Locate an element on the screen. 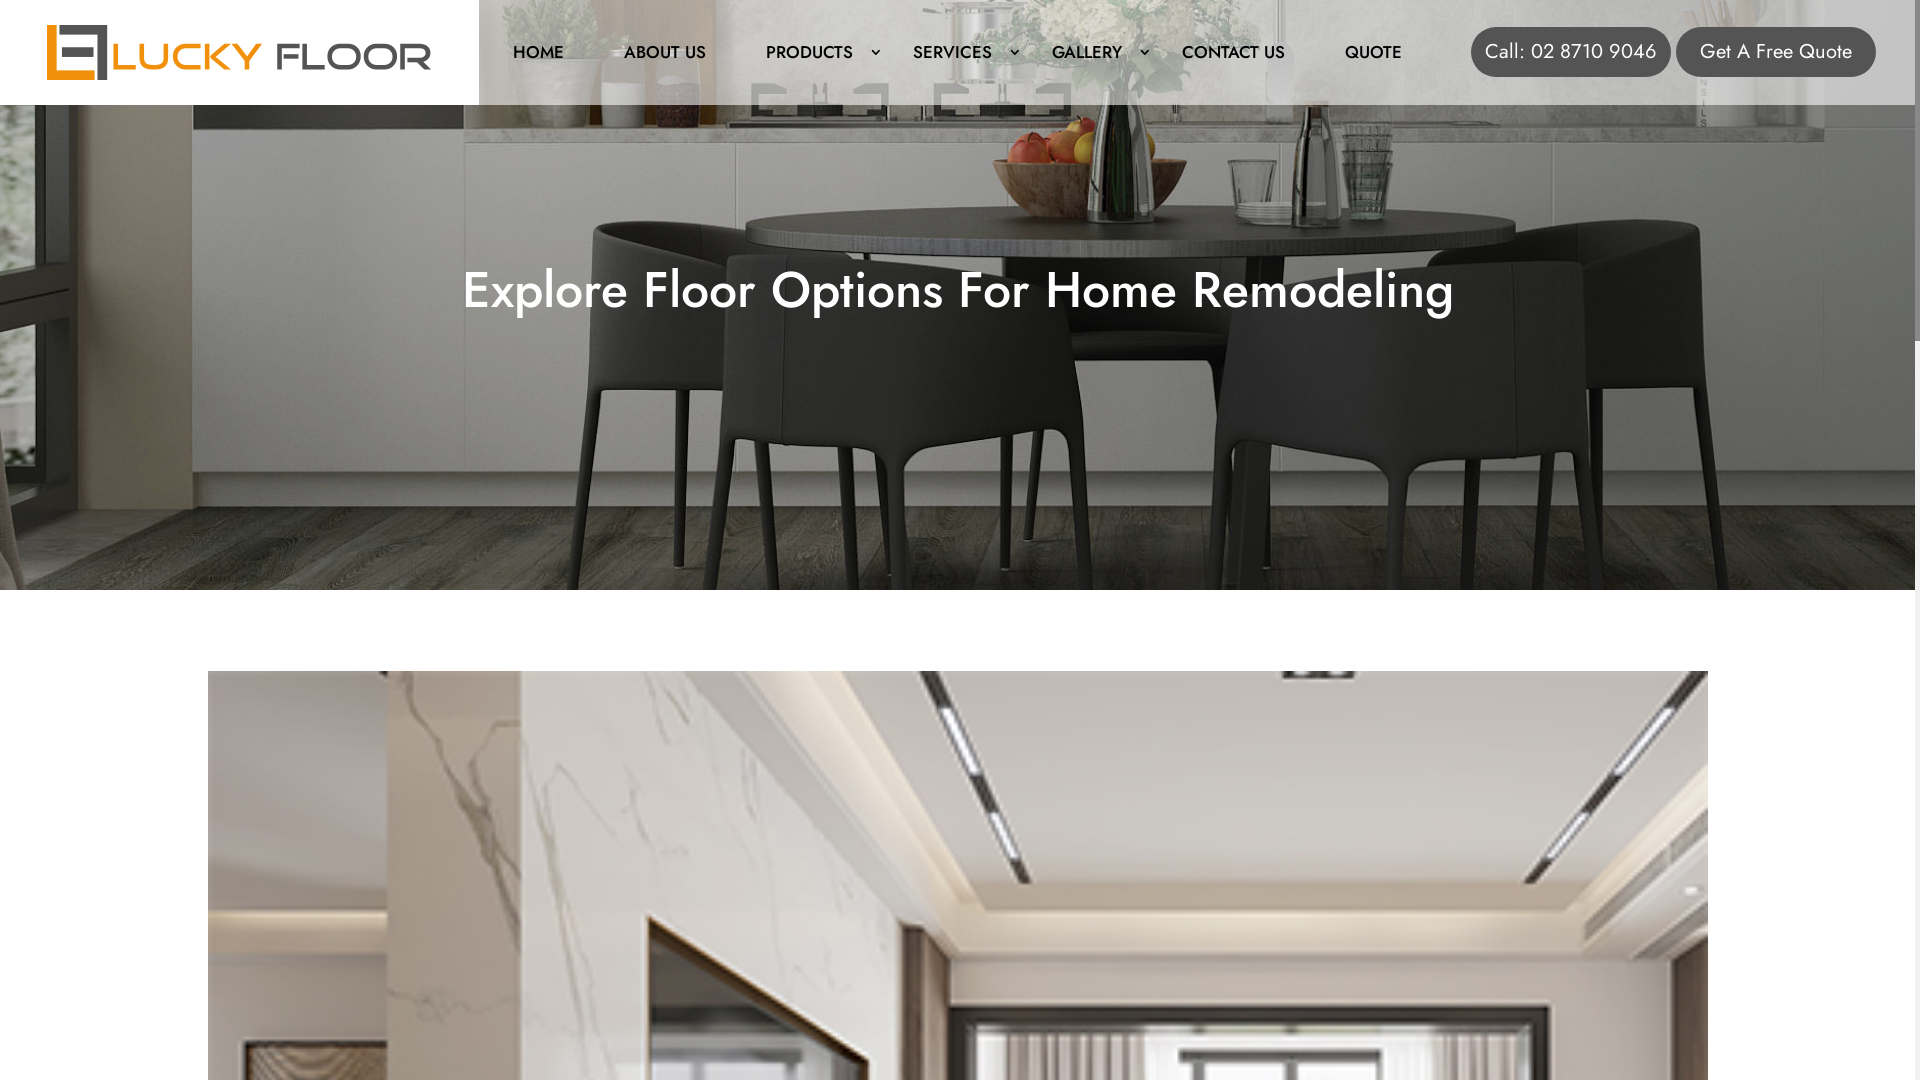 The height and width of the screenshot is (1080, 1920). 'ABOUT US' is located at coordinates (593, 49).